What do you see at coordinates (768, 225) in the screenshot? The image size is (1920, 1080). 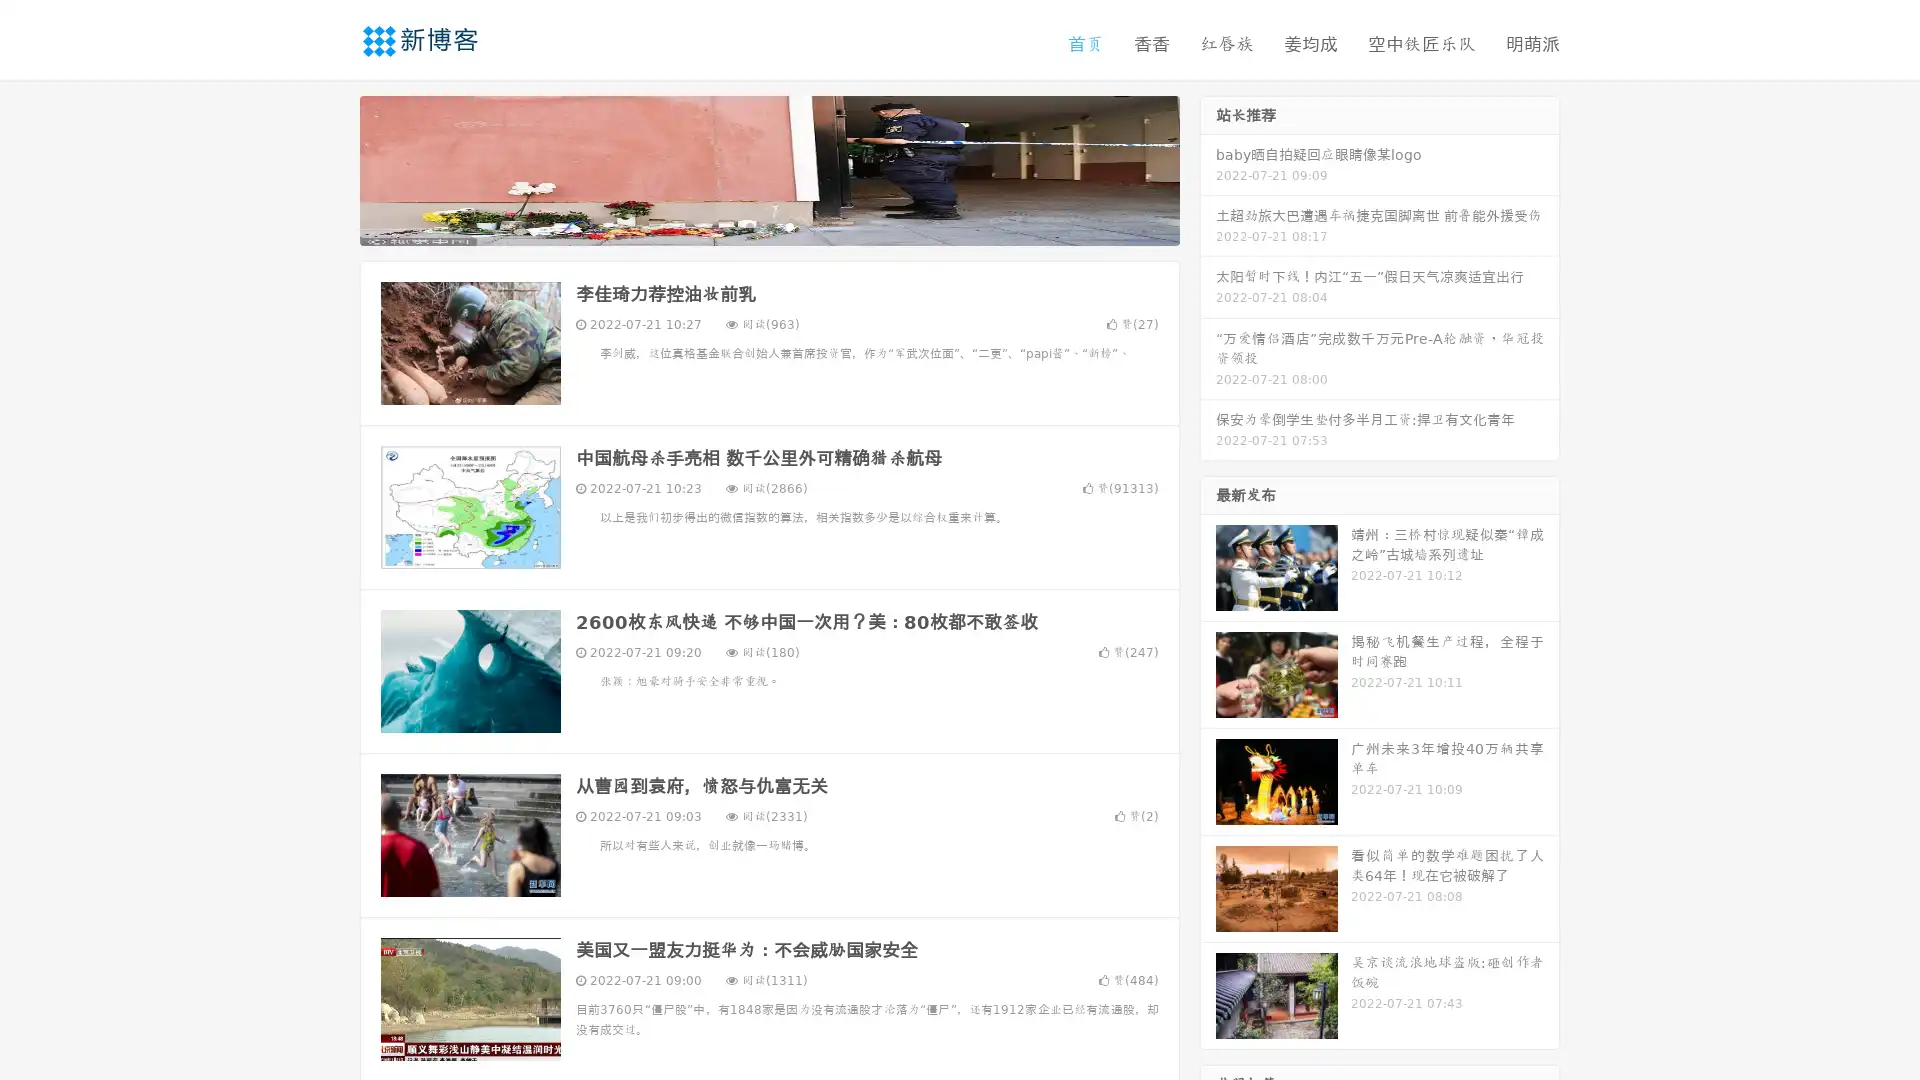 I see `Go to slide 2` at bounding box center [768, 225].